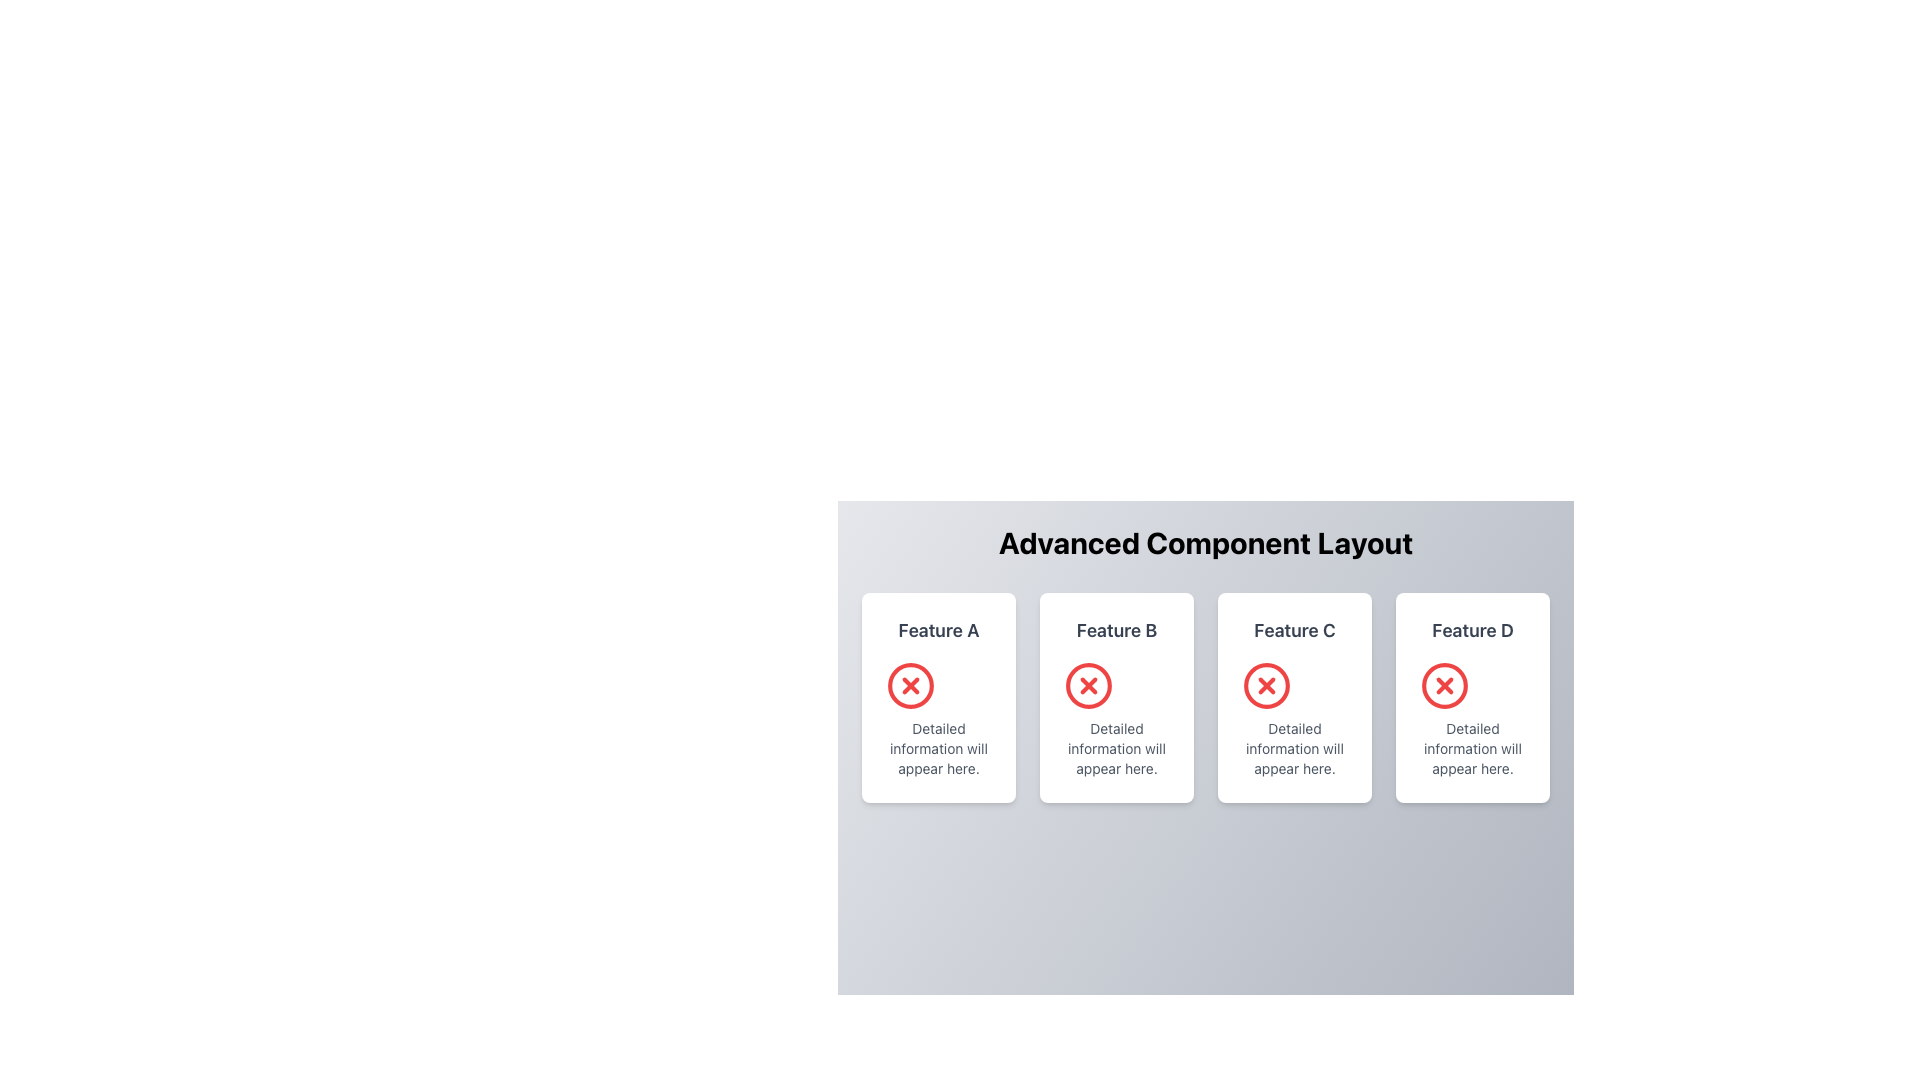  What do you see at coordinates (1444, 685) in the screenshot?
I see `the error/warning icon within the fourth feature card labeled 'Feature D', which indicates an issue related to the feature` at bounding box center [1444, 685].